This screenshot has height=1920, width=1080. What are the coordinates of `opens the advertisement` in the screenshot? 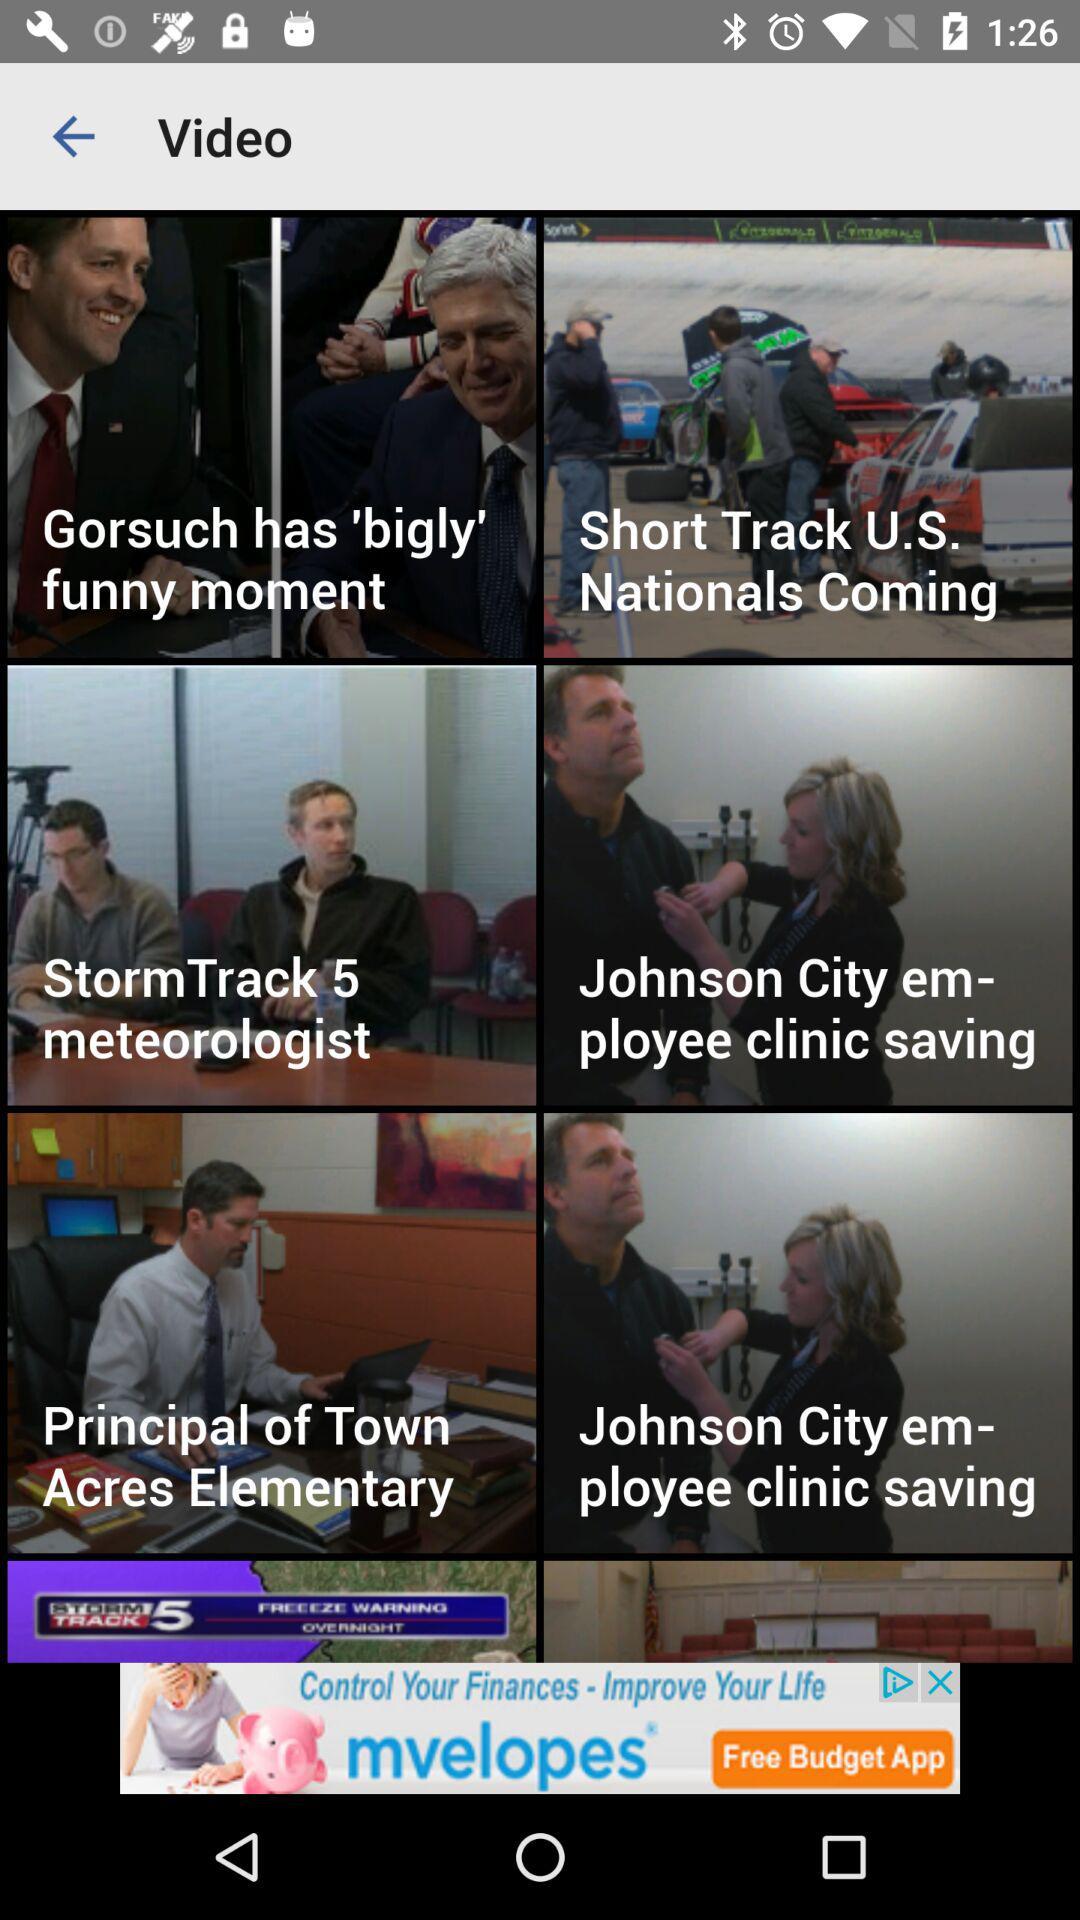 It's located at (540, 1727).